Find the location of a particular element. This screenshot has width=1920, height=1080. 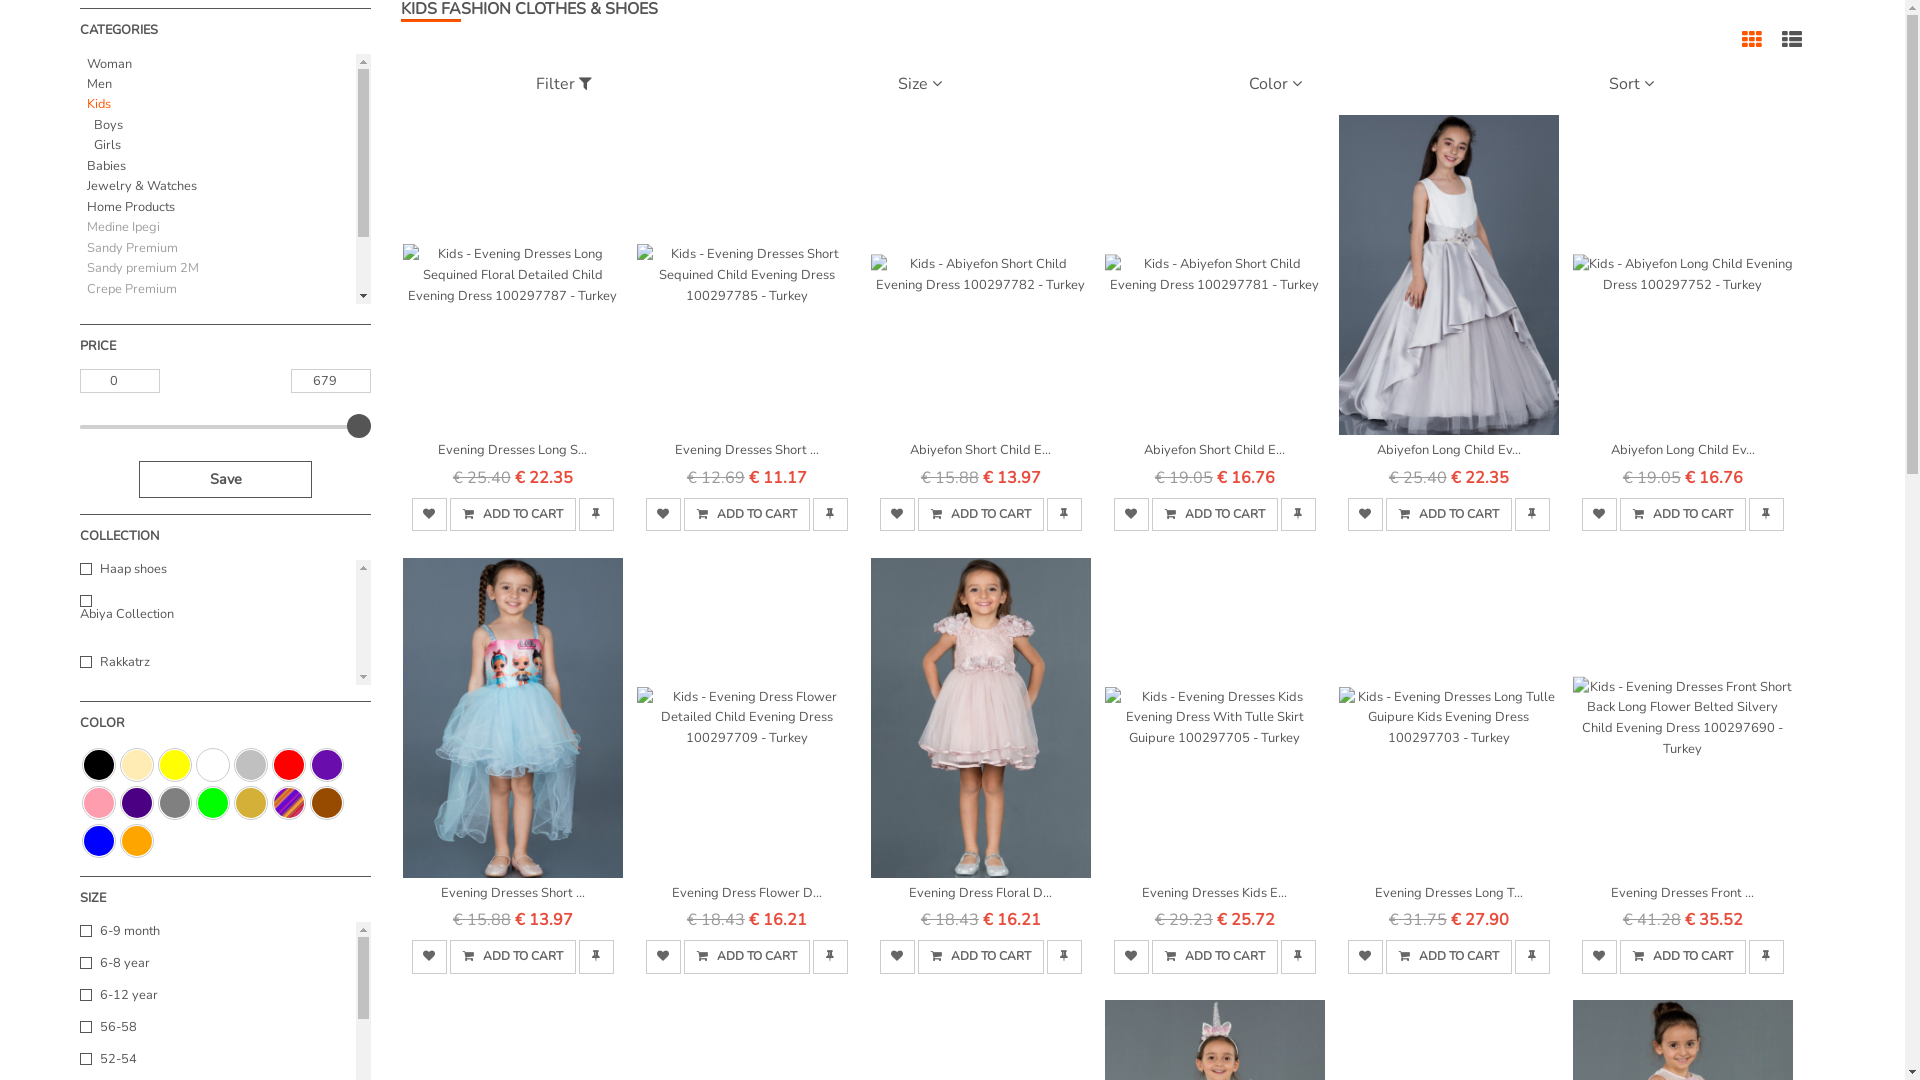

'favorite' is located at coordinates (663, 513).